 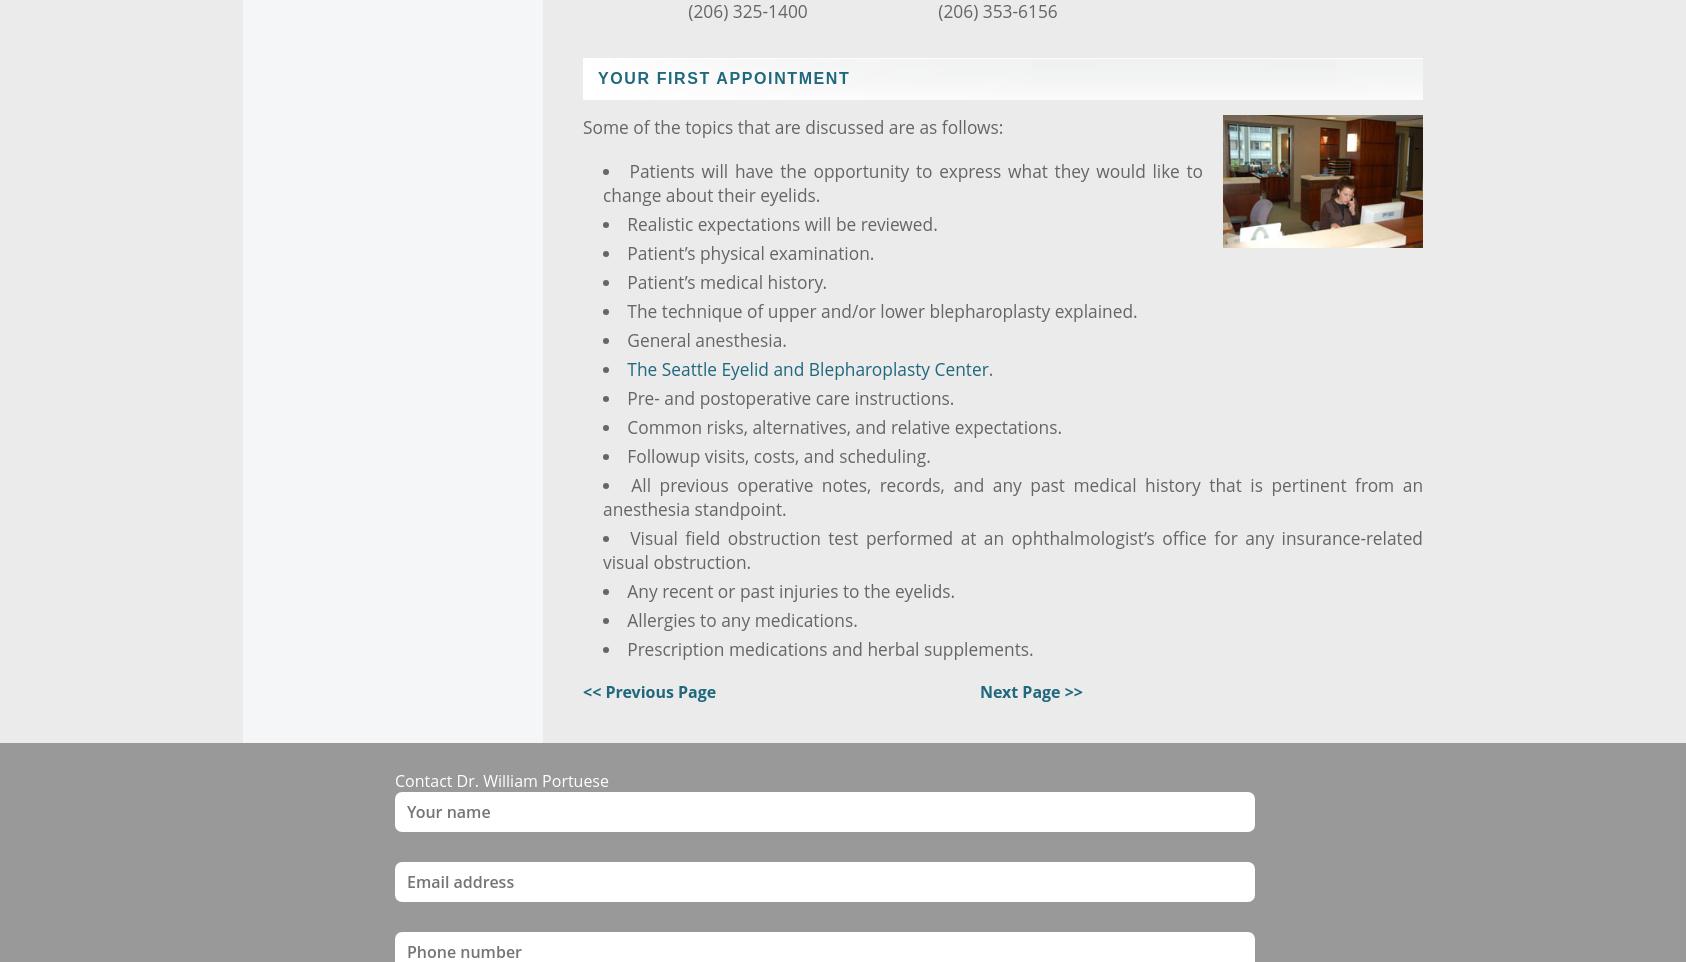 I want to click on 'Some of the topics that are discussed are as follows:', so click(x=792, y=125).